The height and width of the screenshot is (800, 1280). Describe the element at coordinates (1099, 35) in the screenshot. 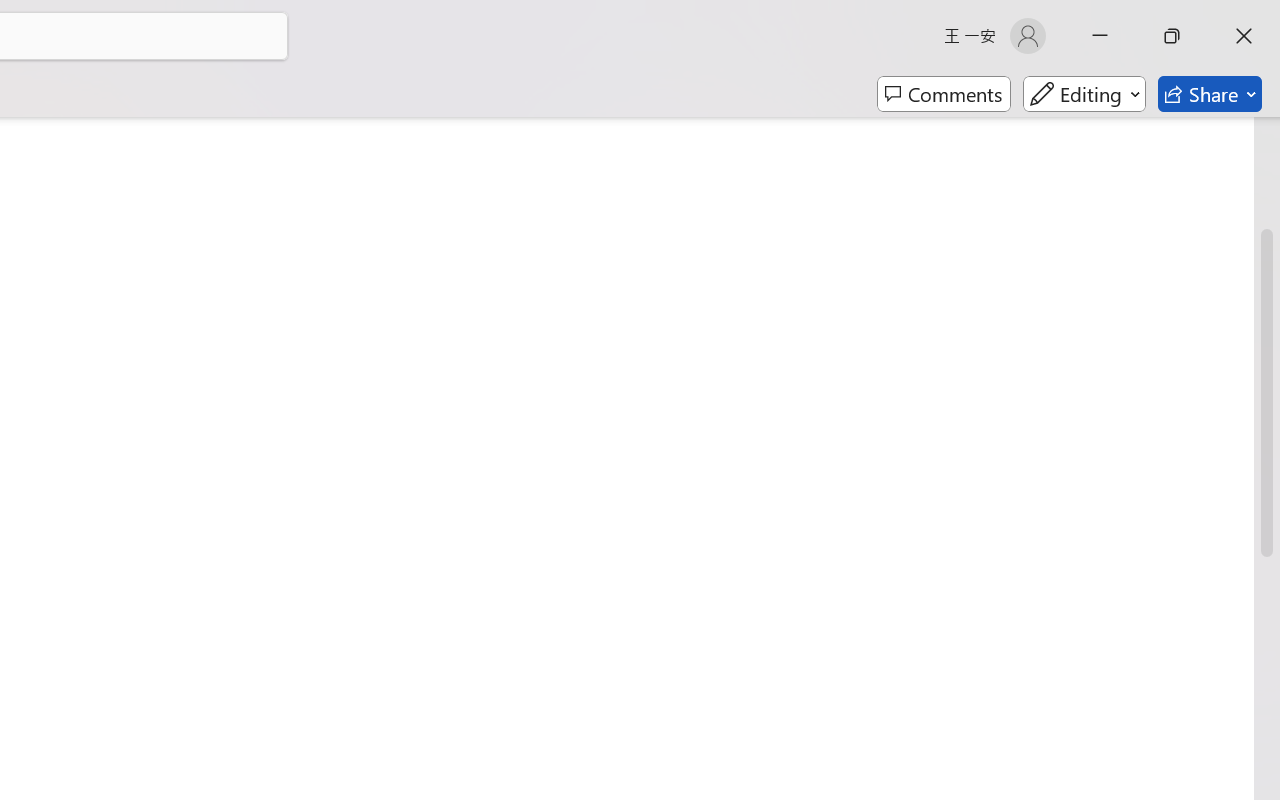

I see `'Minimize'` at that location.